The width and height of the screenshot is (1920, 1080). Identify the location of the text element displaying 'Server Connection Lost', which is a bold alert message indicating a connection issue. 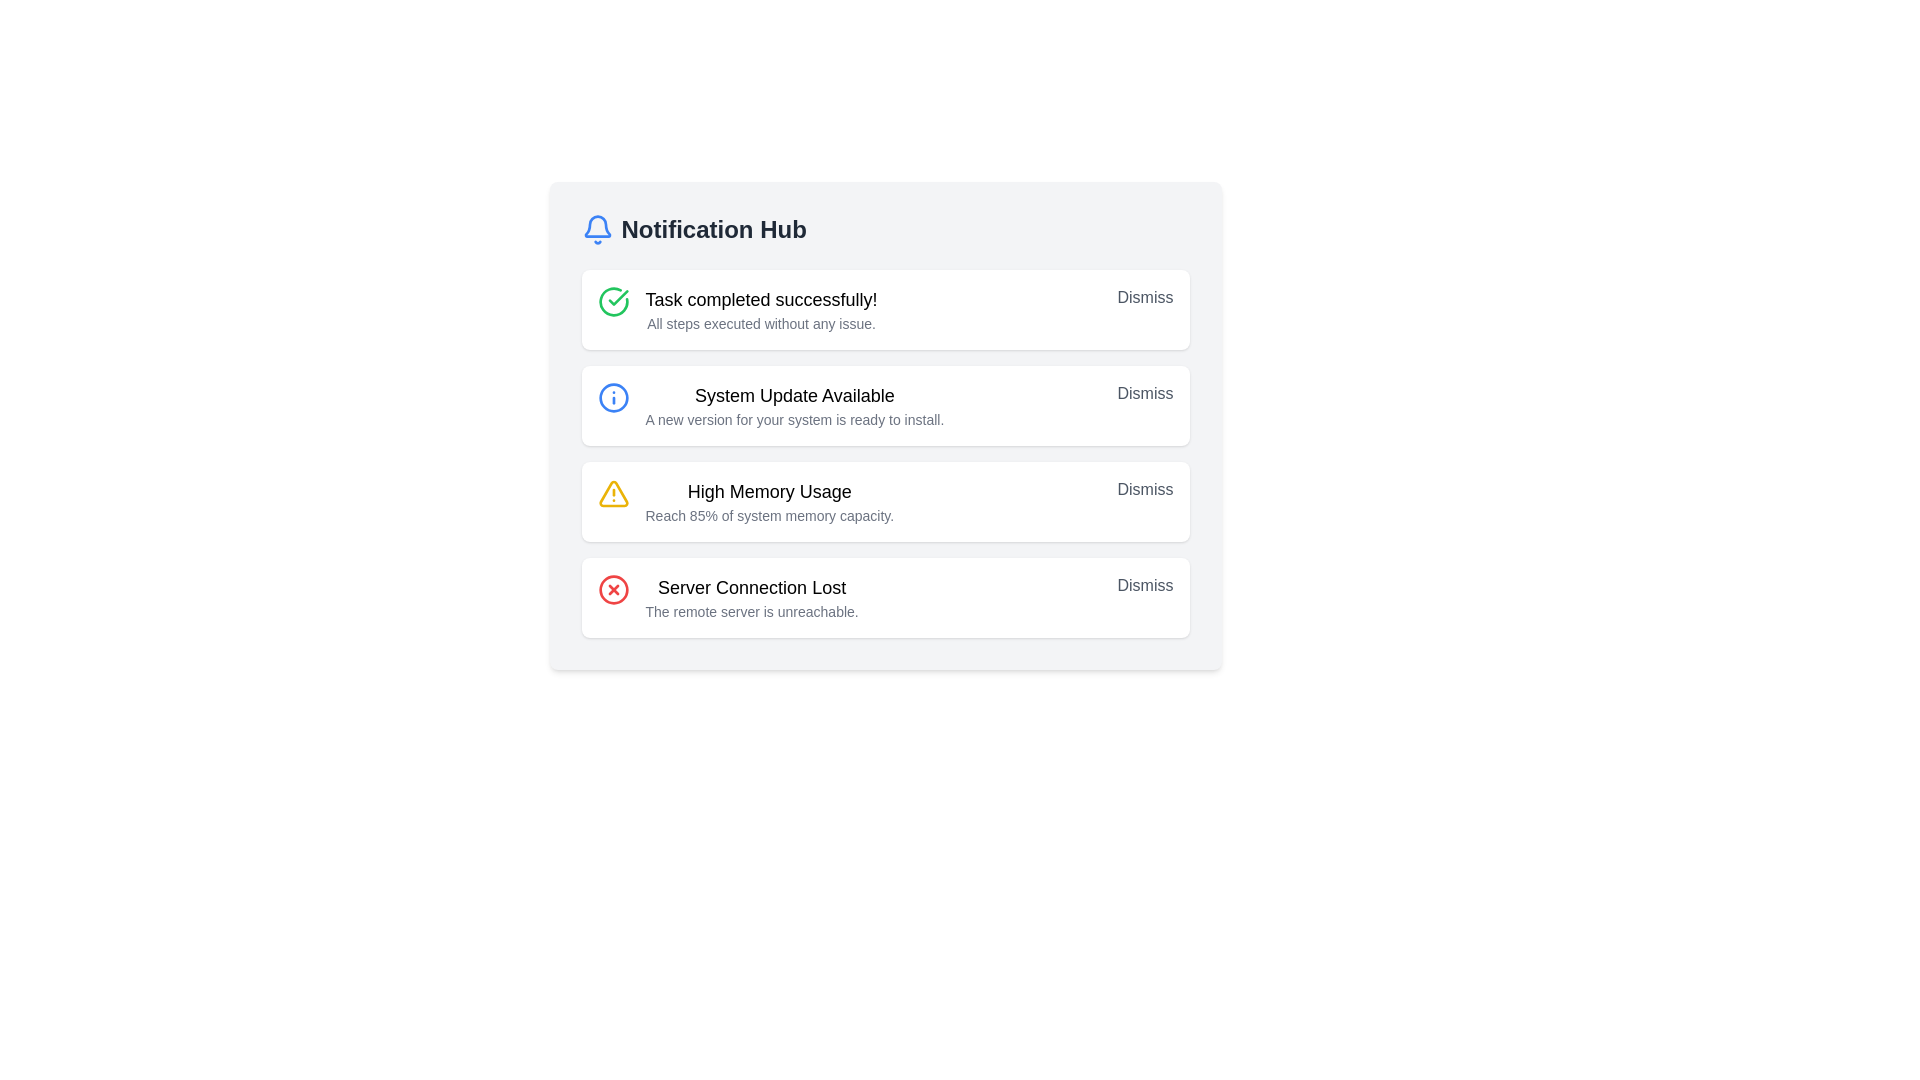
(751, 586).